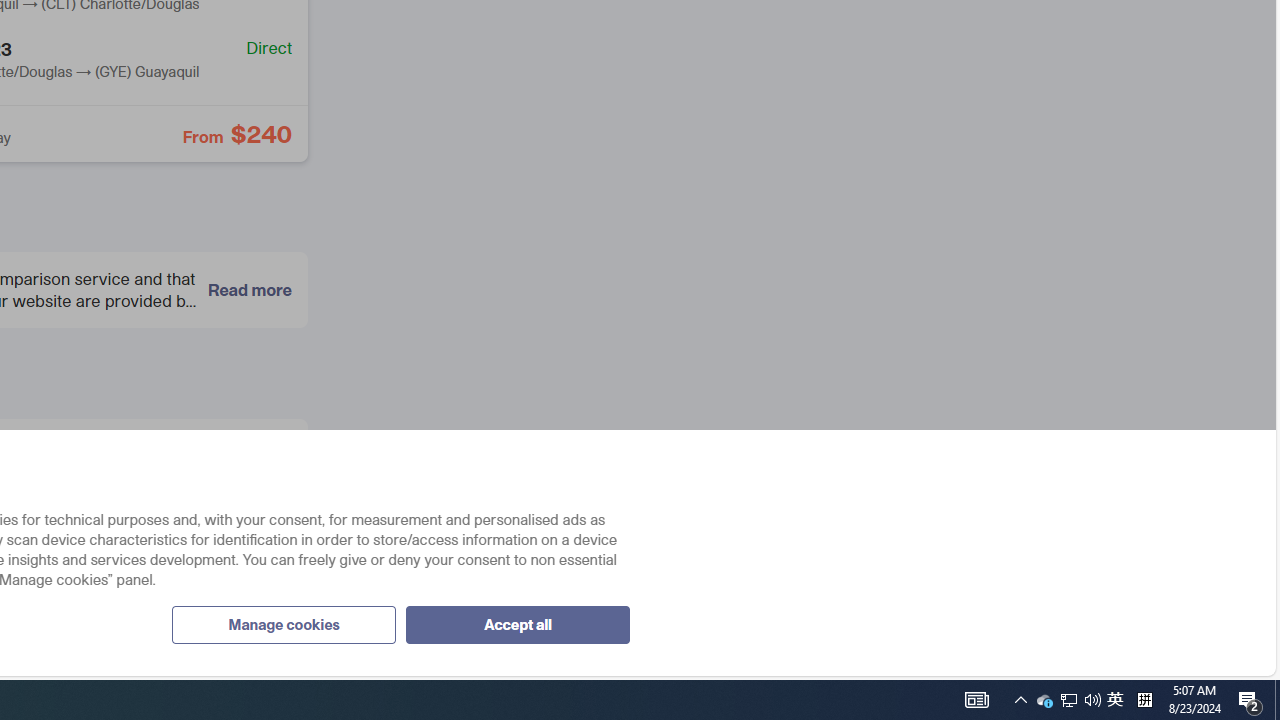 Image resolution: width=1280 pixels, height=720 pixels. I want to click on 'Accept all', so click(517, 623).